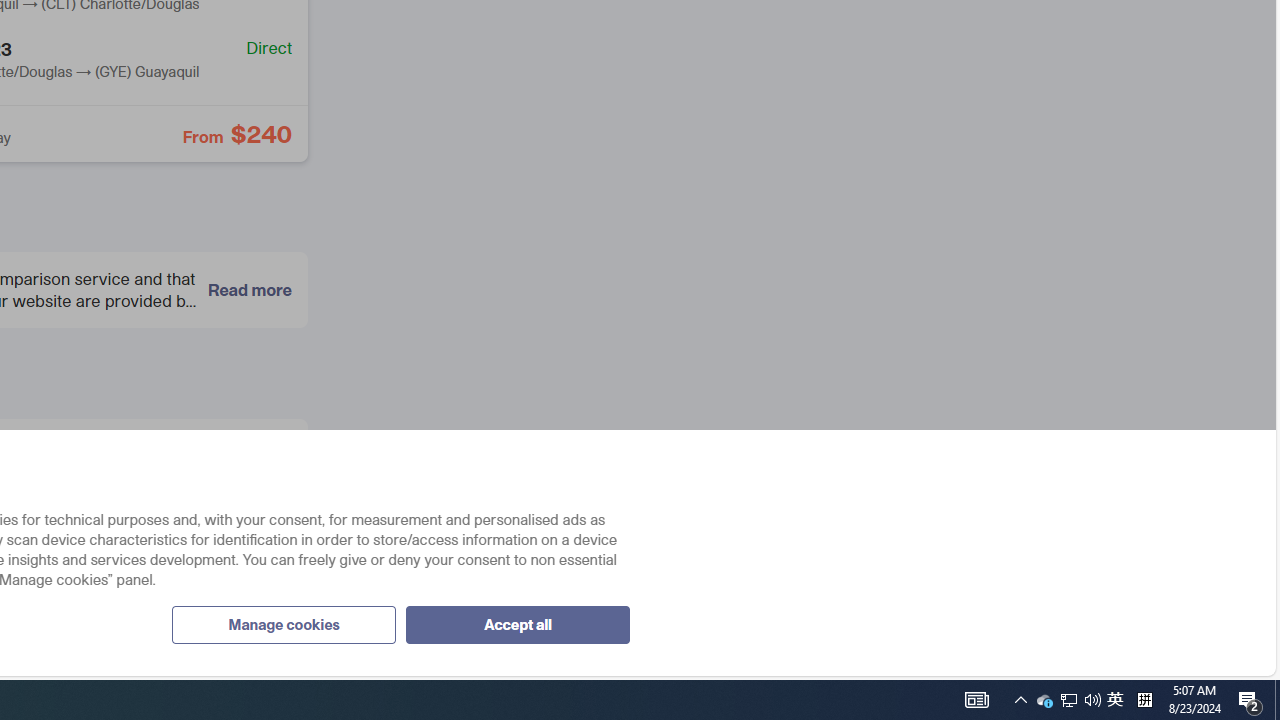 Image resolution: width=1280 pixels, height=720 pixels. I want to click on 'Accept all', so click(517, 623).